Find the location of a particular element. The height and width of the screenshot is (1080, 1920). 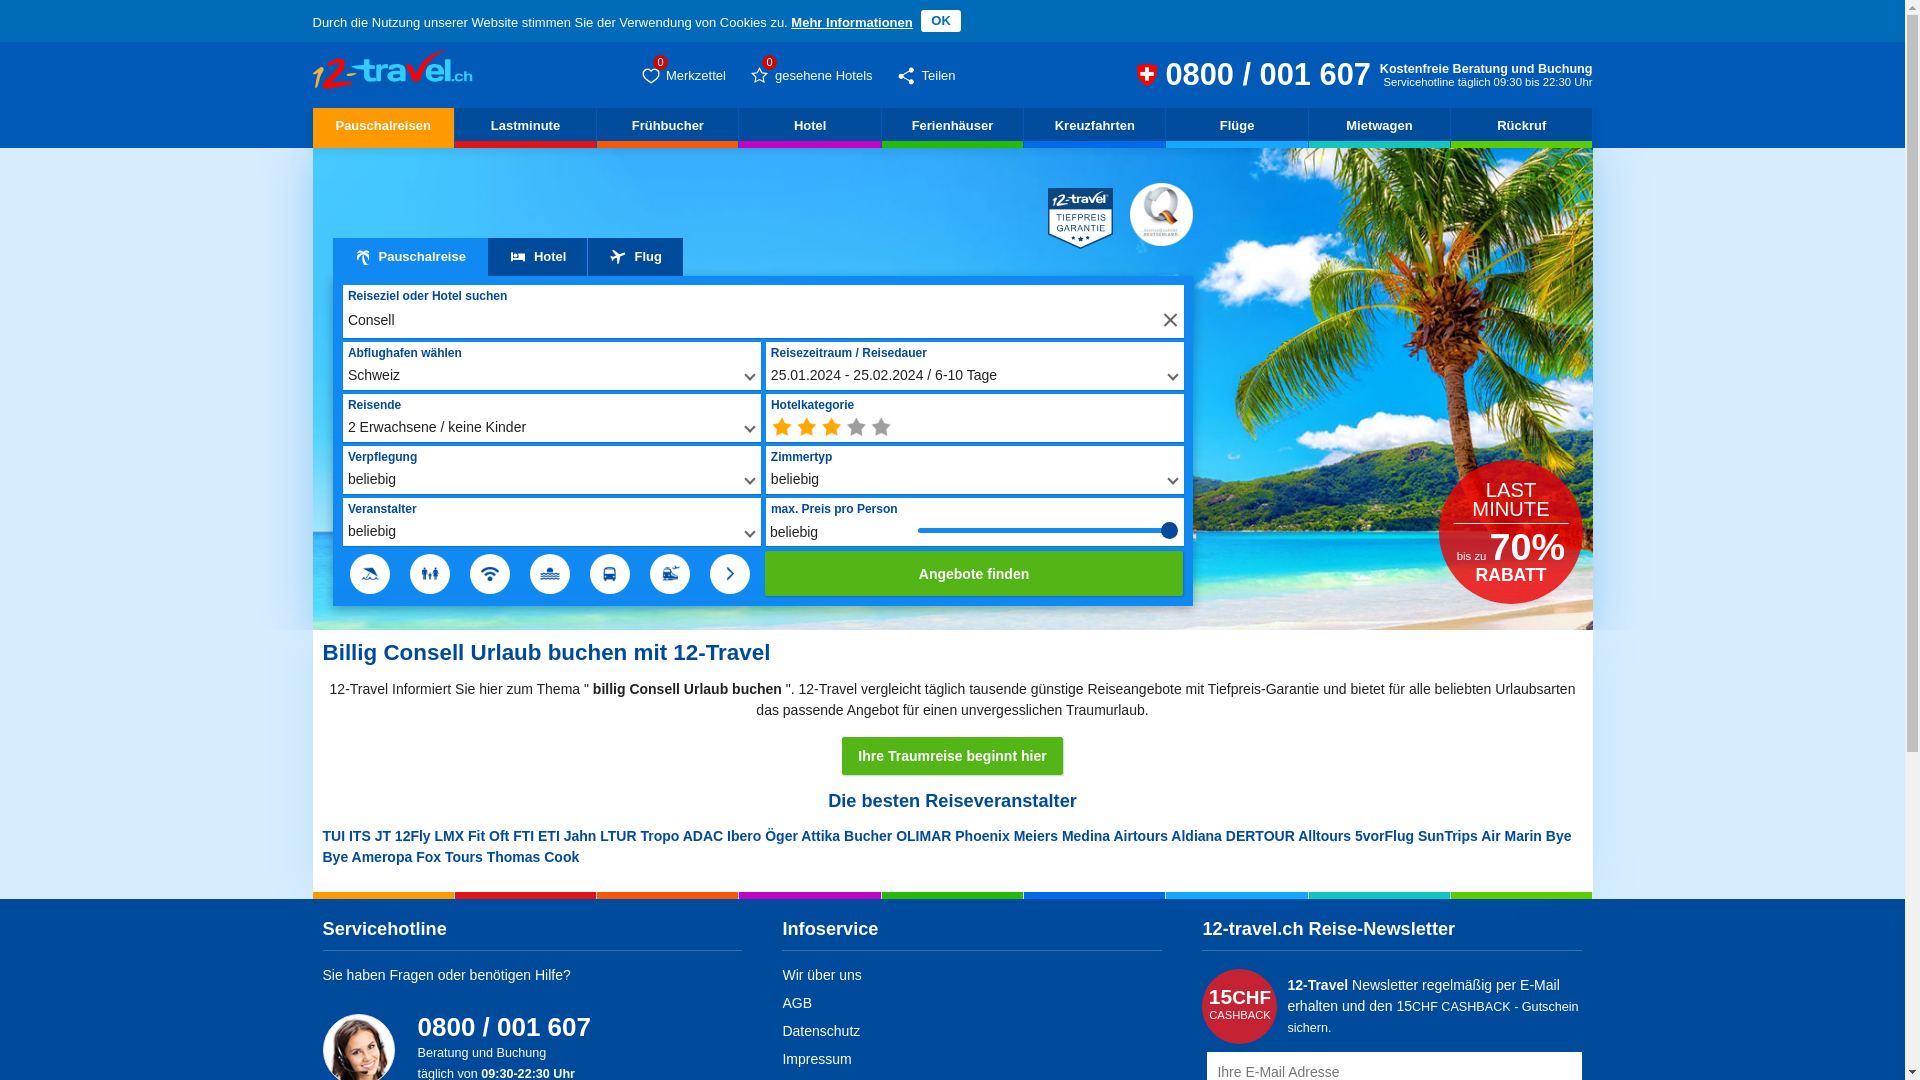

'ITS' is located at coordinates (360, 836).